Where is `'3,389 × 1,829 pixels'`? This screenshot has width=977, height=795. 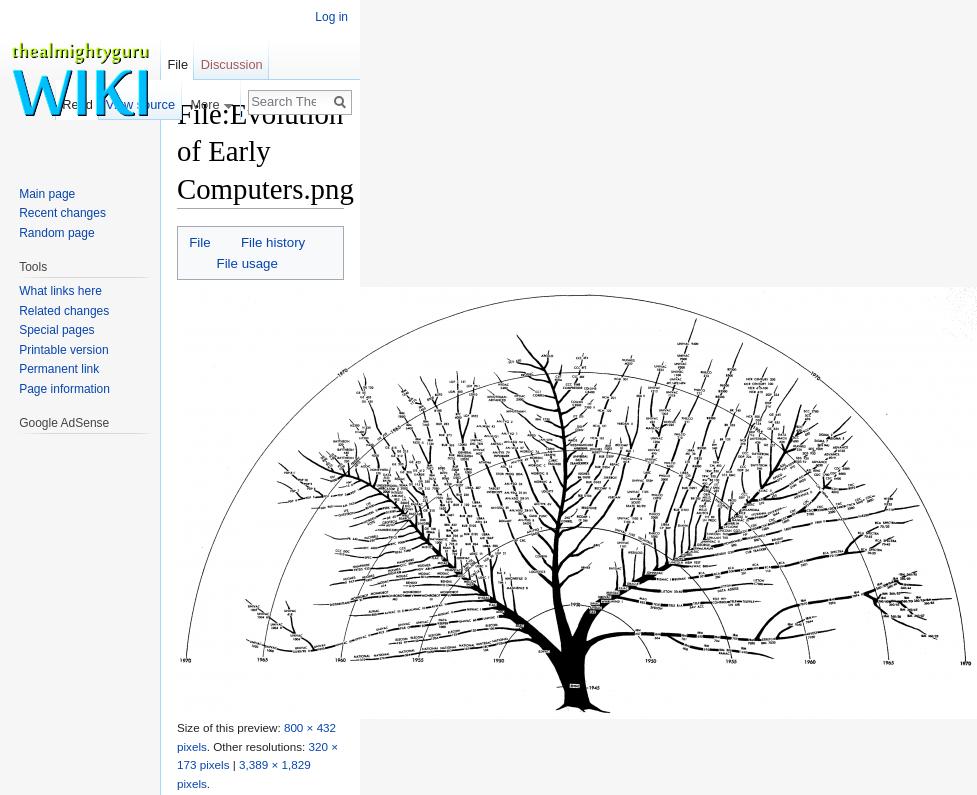
'3,389 × 1,829 pixels' is located at coordinates (242, 773).